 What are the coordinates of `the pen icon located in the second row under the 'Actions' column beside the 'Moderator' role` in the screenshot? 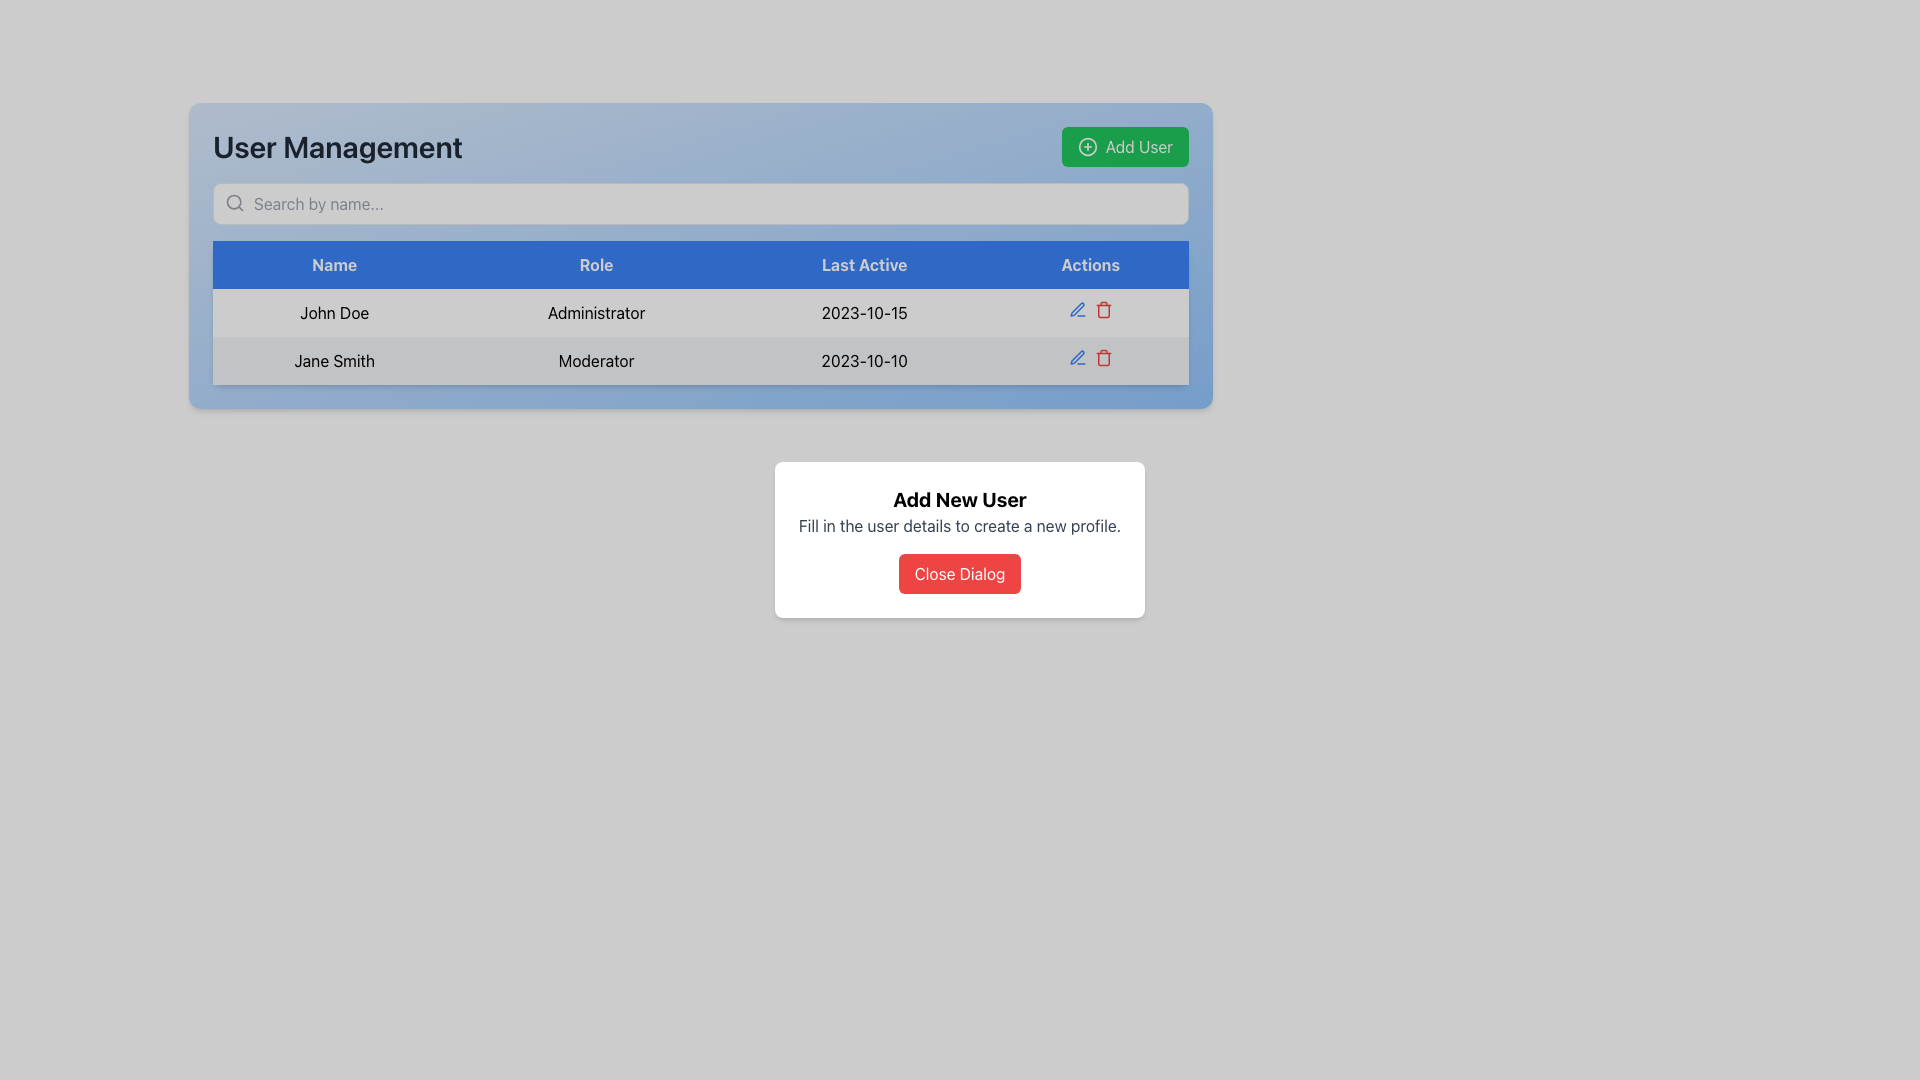 It's located at (1076, 356).